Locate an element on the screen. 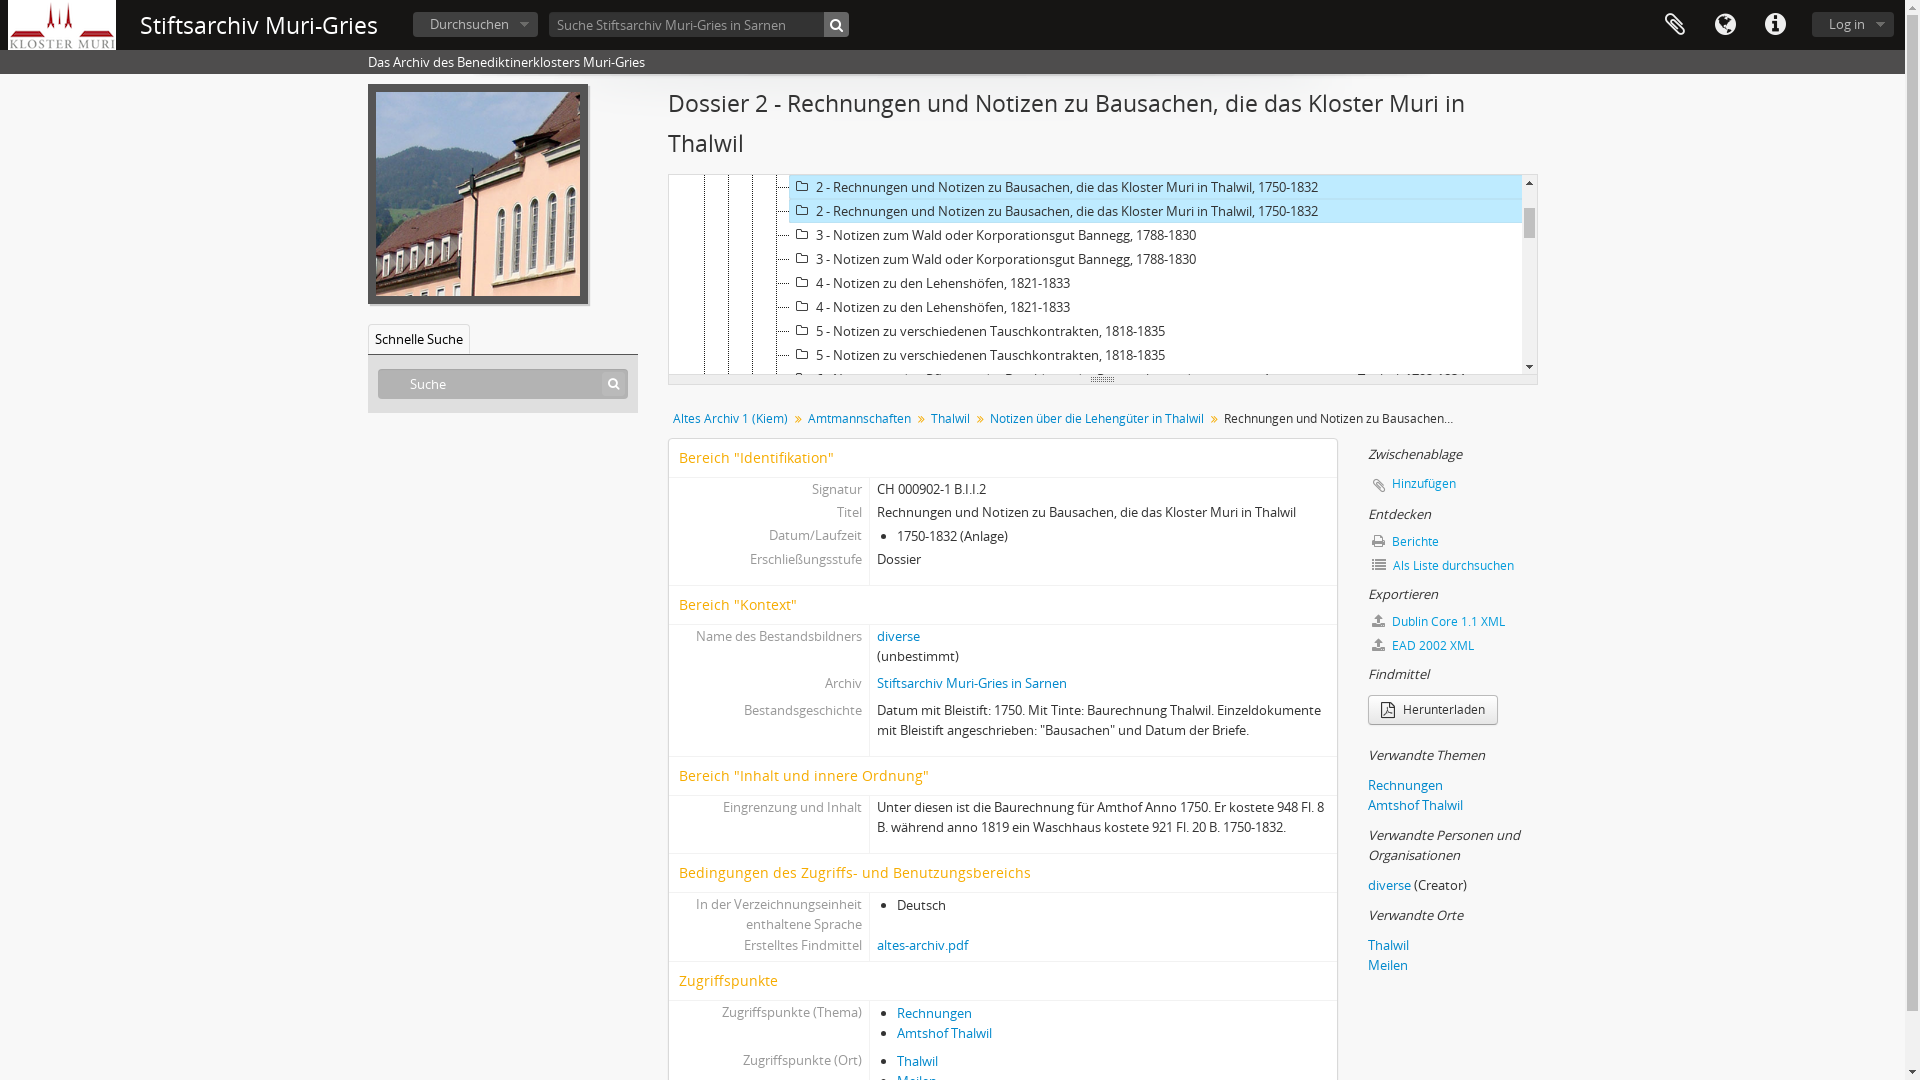 The height and width of the screenshot is (1080, 1920). 'Log in' is located at coordinates (1851, 24).